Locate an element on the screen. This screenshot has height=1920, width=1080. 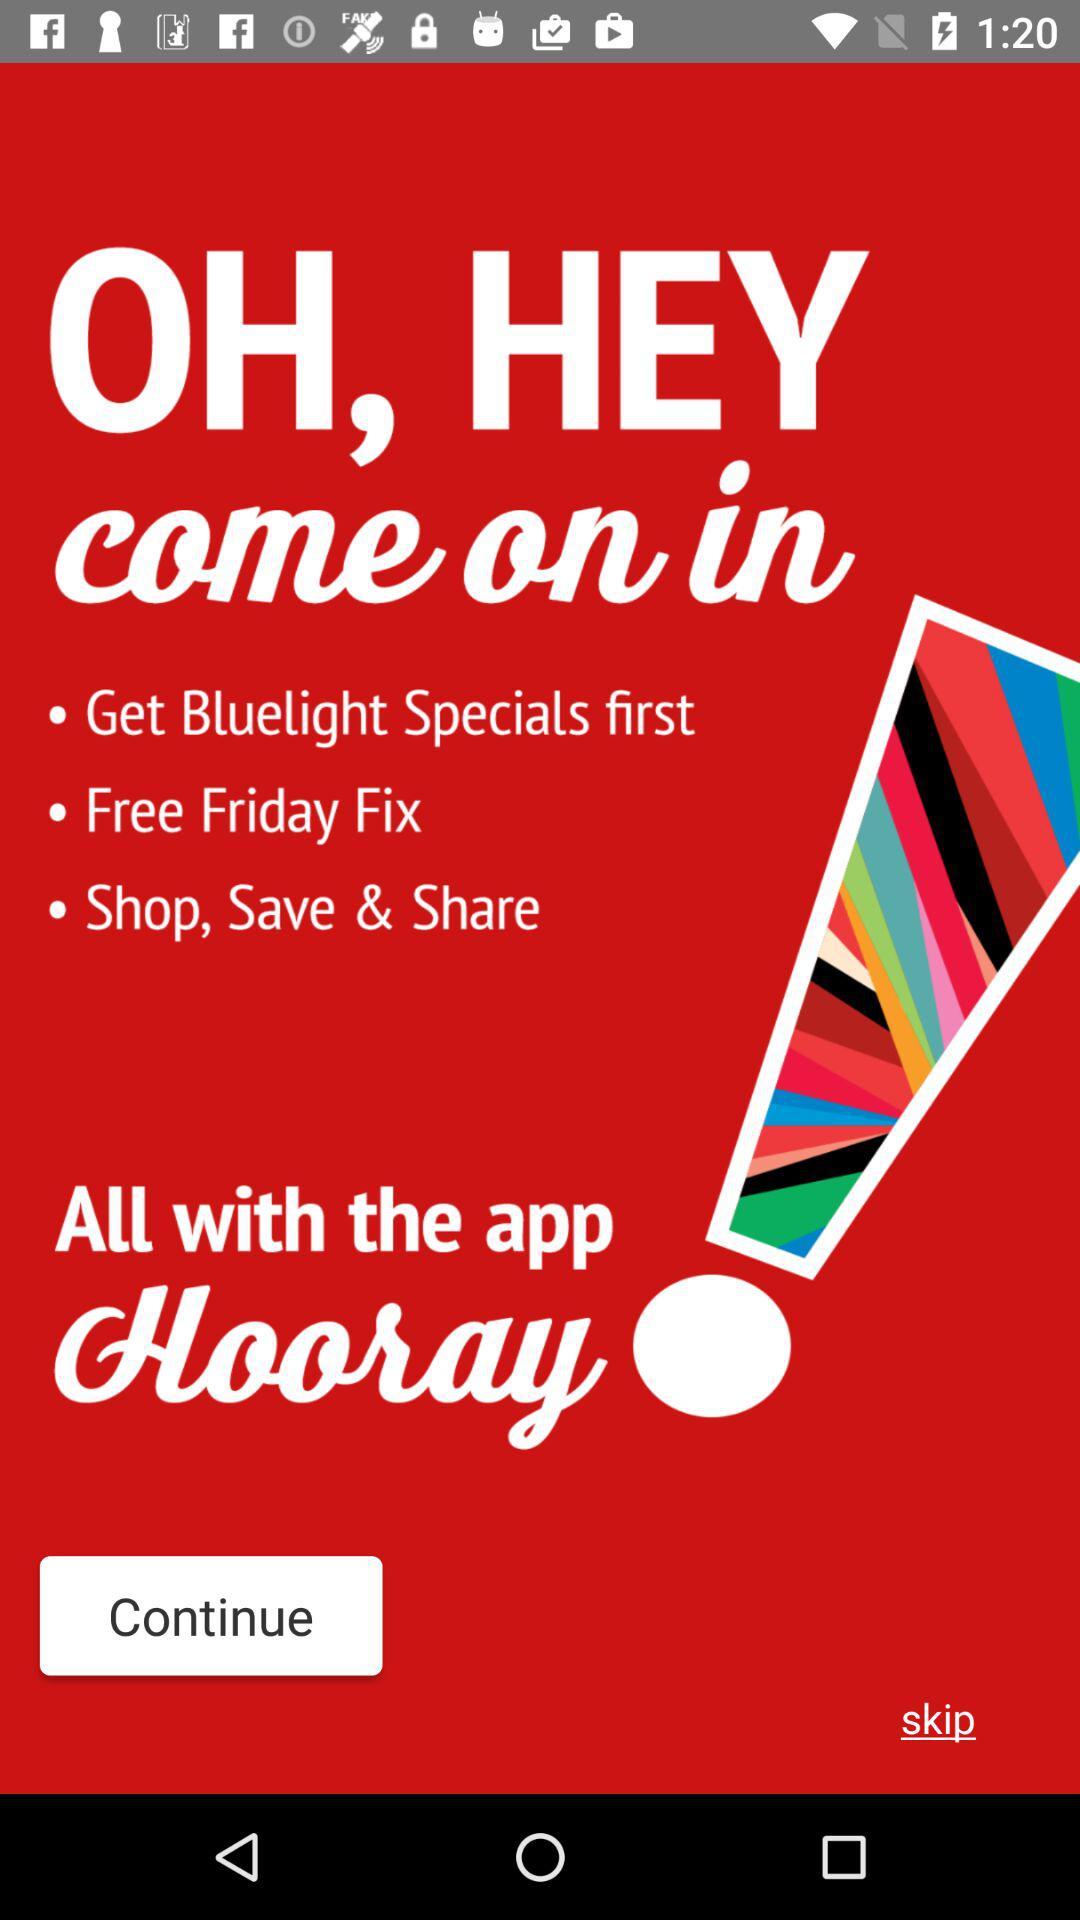
the icon next to continue is located at coordinates (938, 1716).